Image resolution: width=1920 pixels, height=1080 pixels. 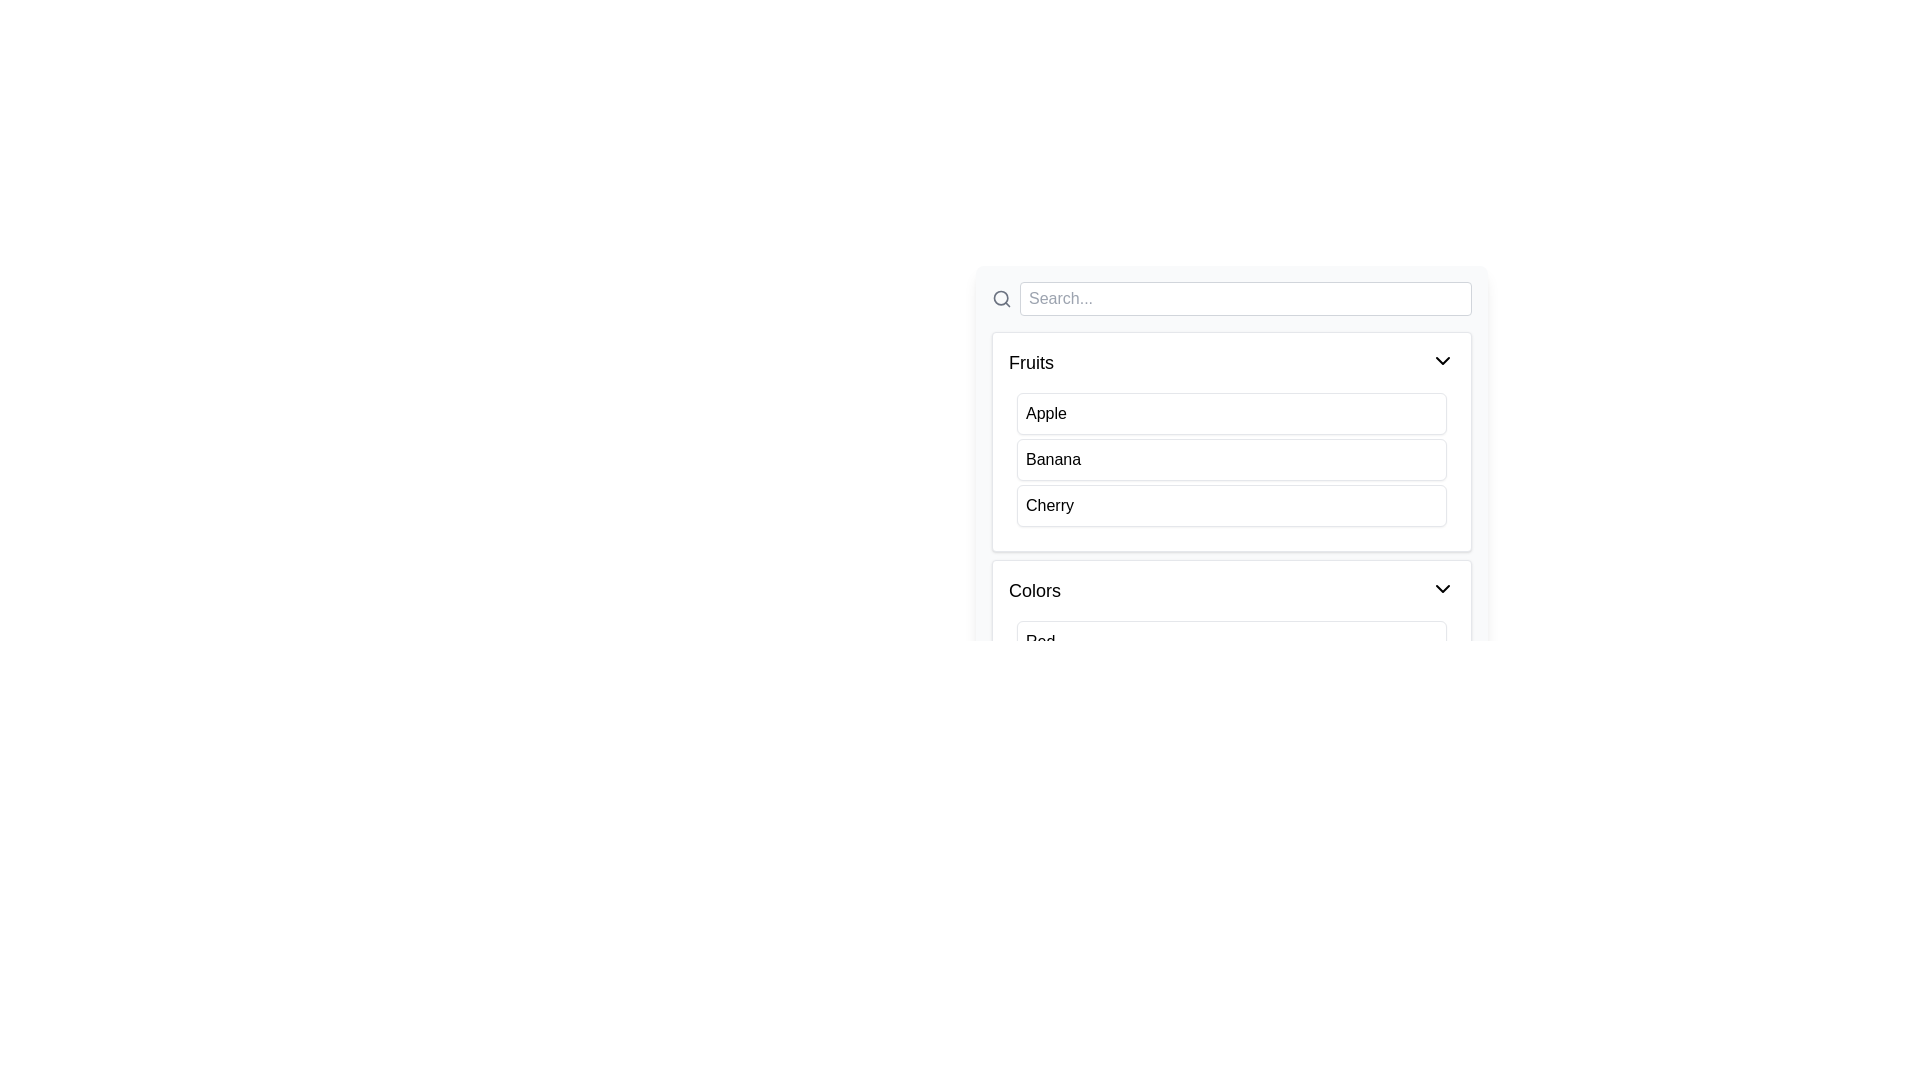 I want to click on the downward-pointing chevron icon next to the 'Fruits' label, so click(x=1443, y=361).